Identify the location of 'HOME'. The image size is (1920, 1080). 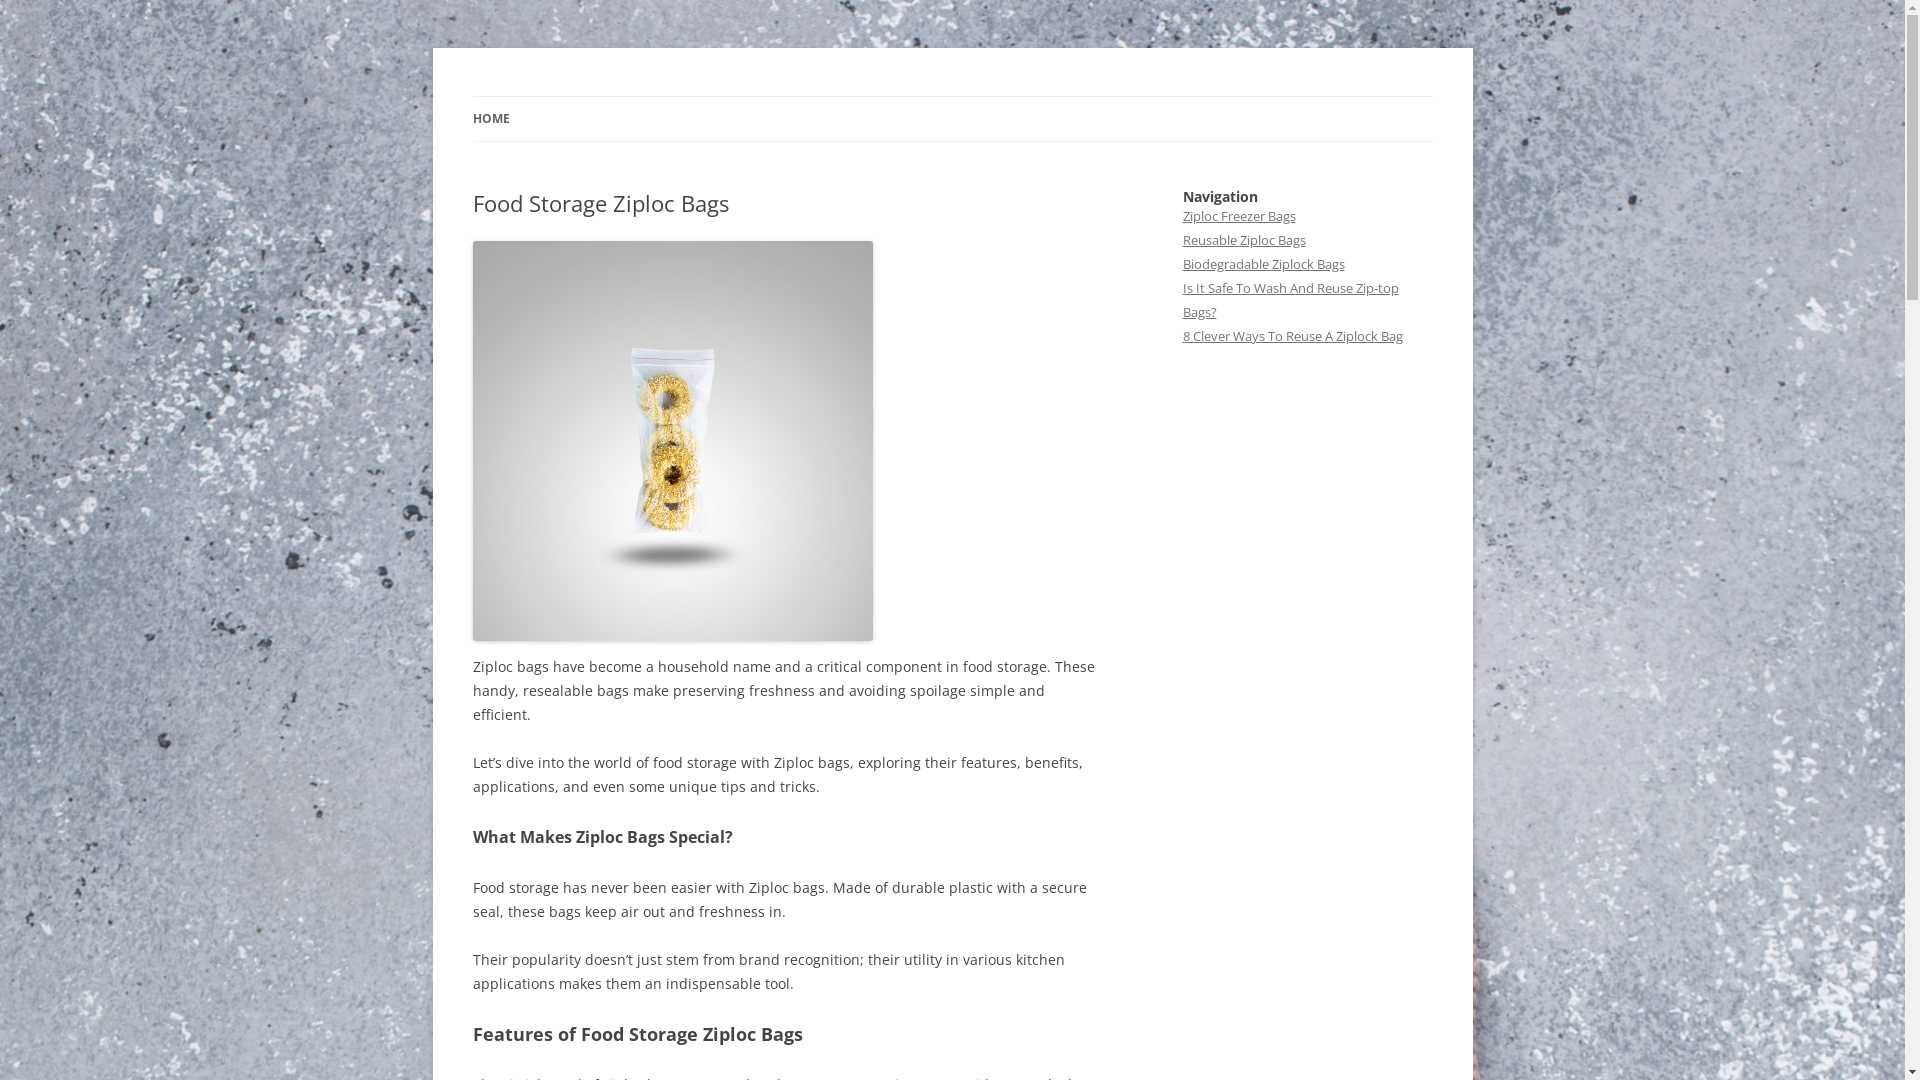
(490, 119).